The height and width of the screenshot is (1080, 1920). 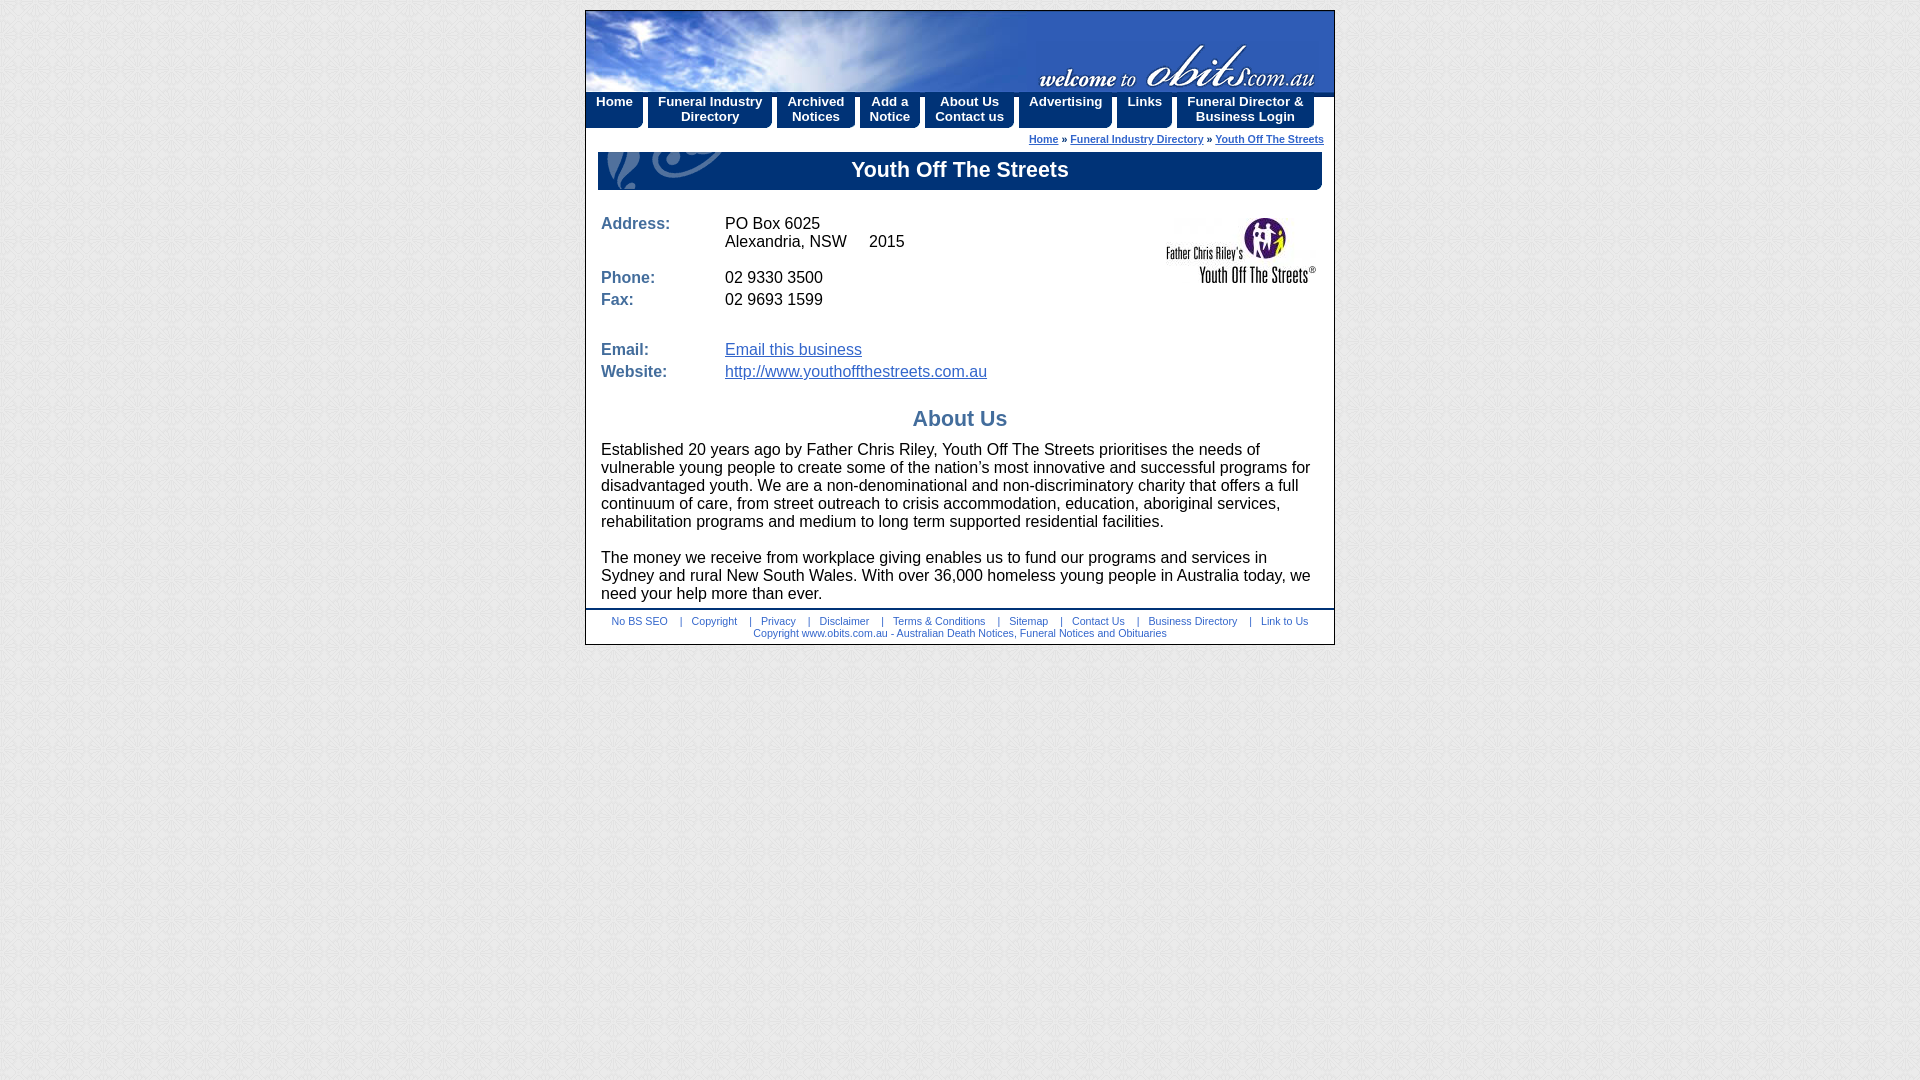 I want to click on 'Archived, so click(x=776, y=110).